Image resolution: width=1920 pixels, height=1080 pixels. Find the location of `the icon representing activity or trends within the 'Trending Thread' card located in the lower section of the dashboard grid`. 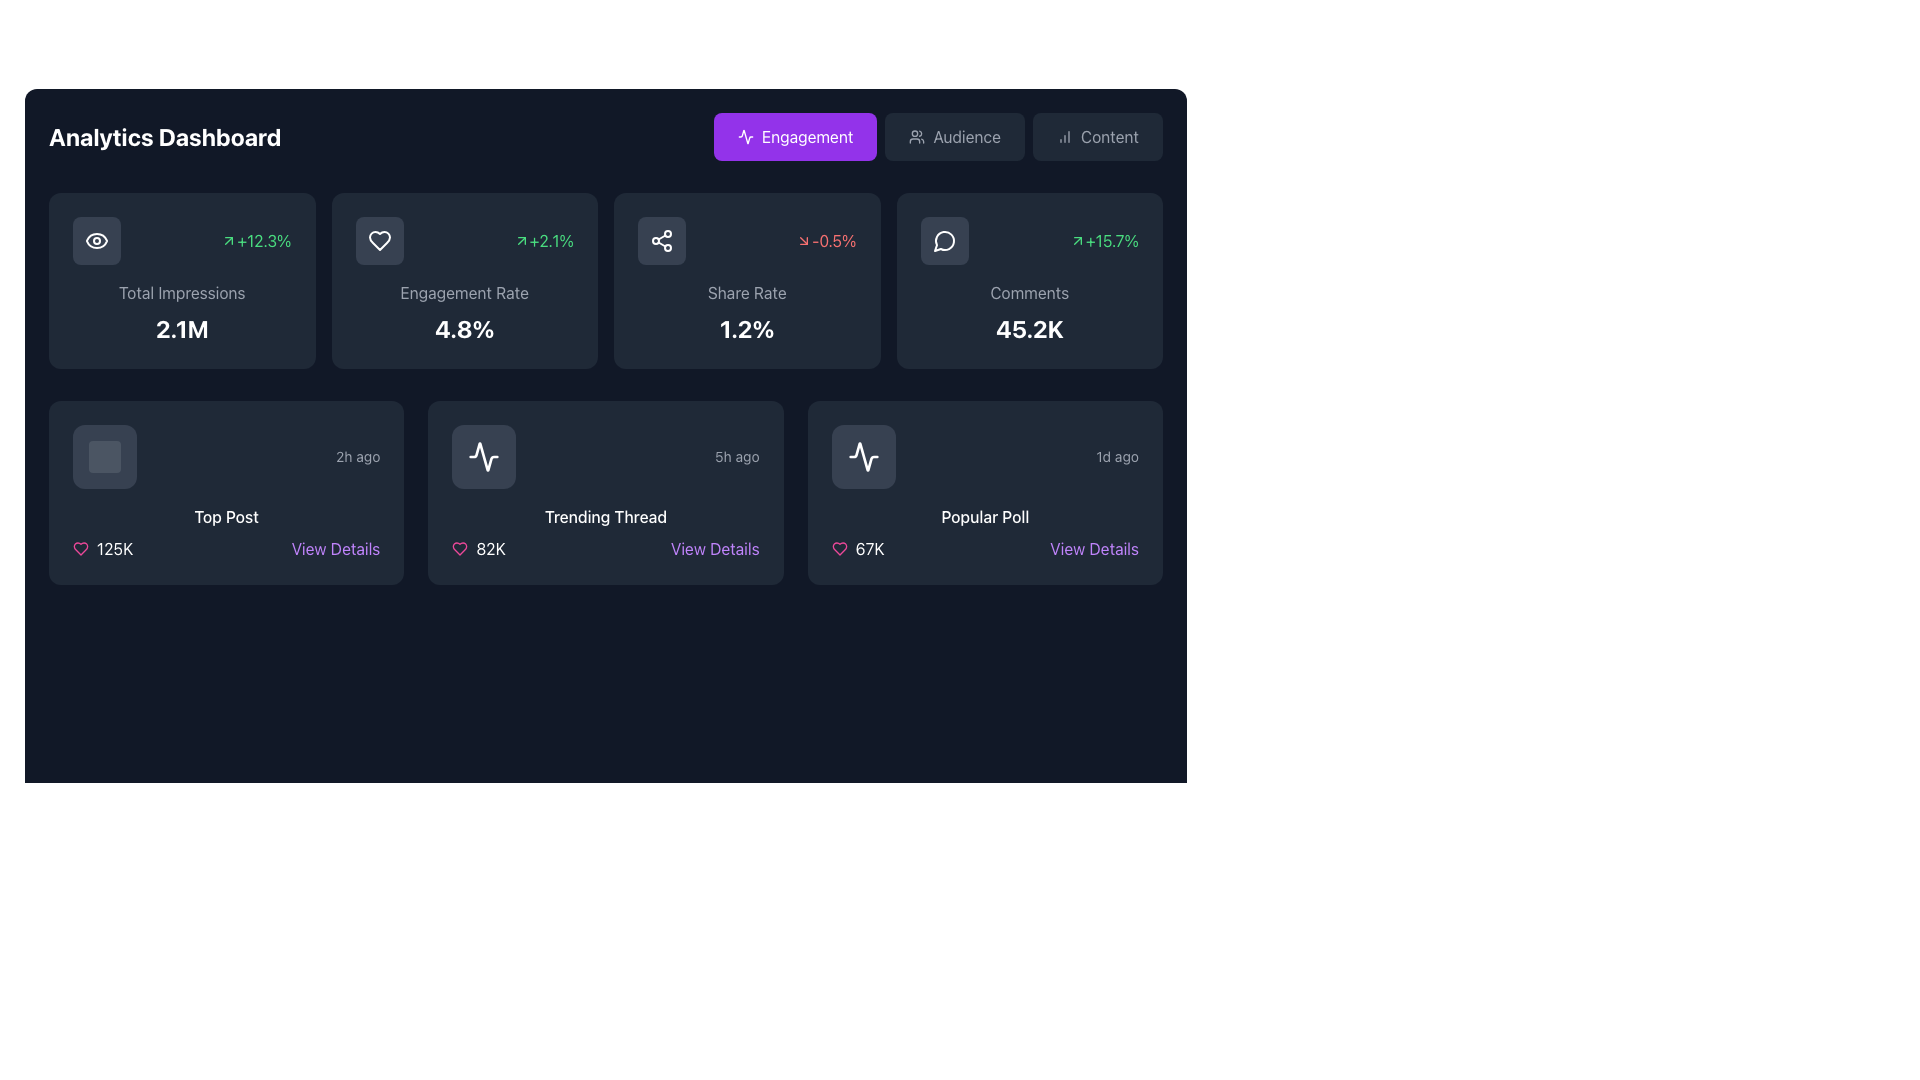

the icon representing activity or trends within the 'Trending Thread' card located in the lower section of the dashboard grid is located at coordinates (744, 136).